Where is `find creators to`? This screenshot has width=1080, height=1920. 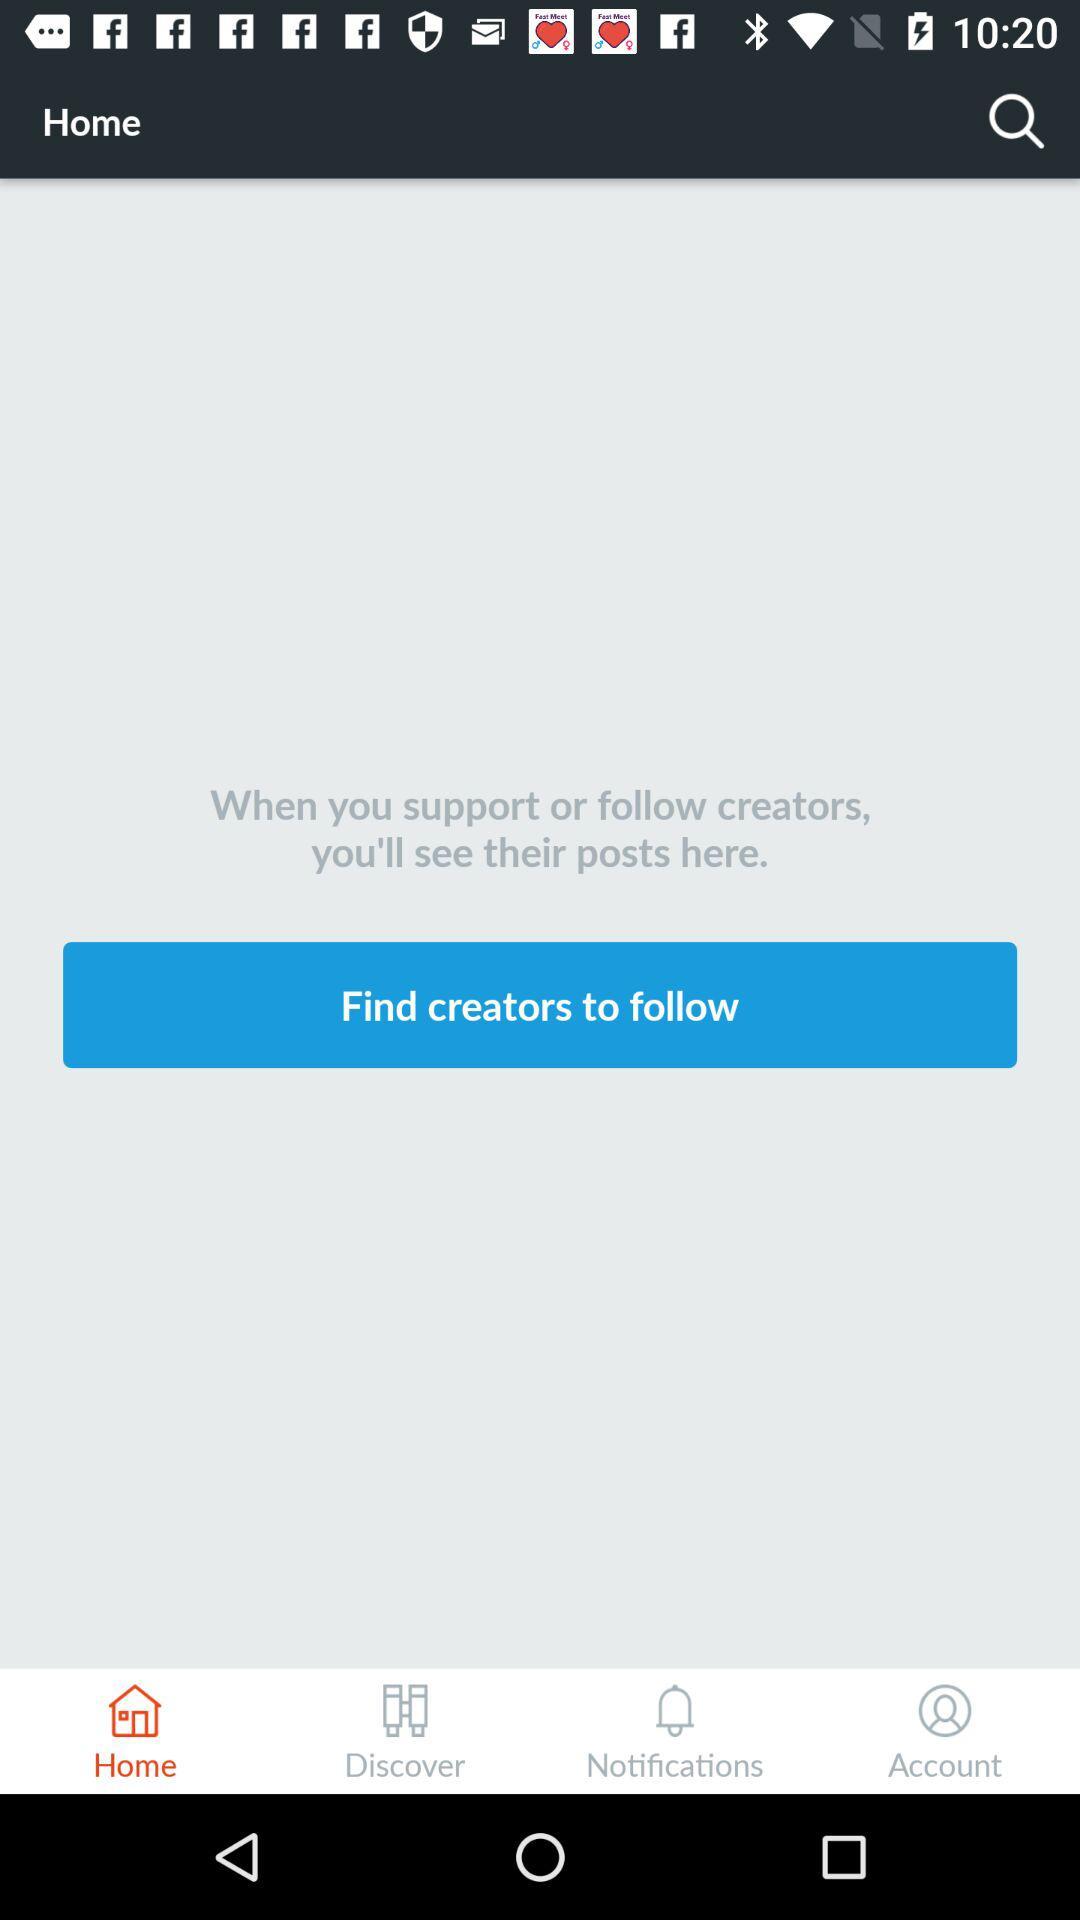 find creators to is located at coordinates (540, 1004).